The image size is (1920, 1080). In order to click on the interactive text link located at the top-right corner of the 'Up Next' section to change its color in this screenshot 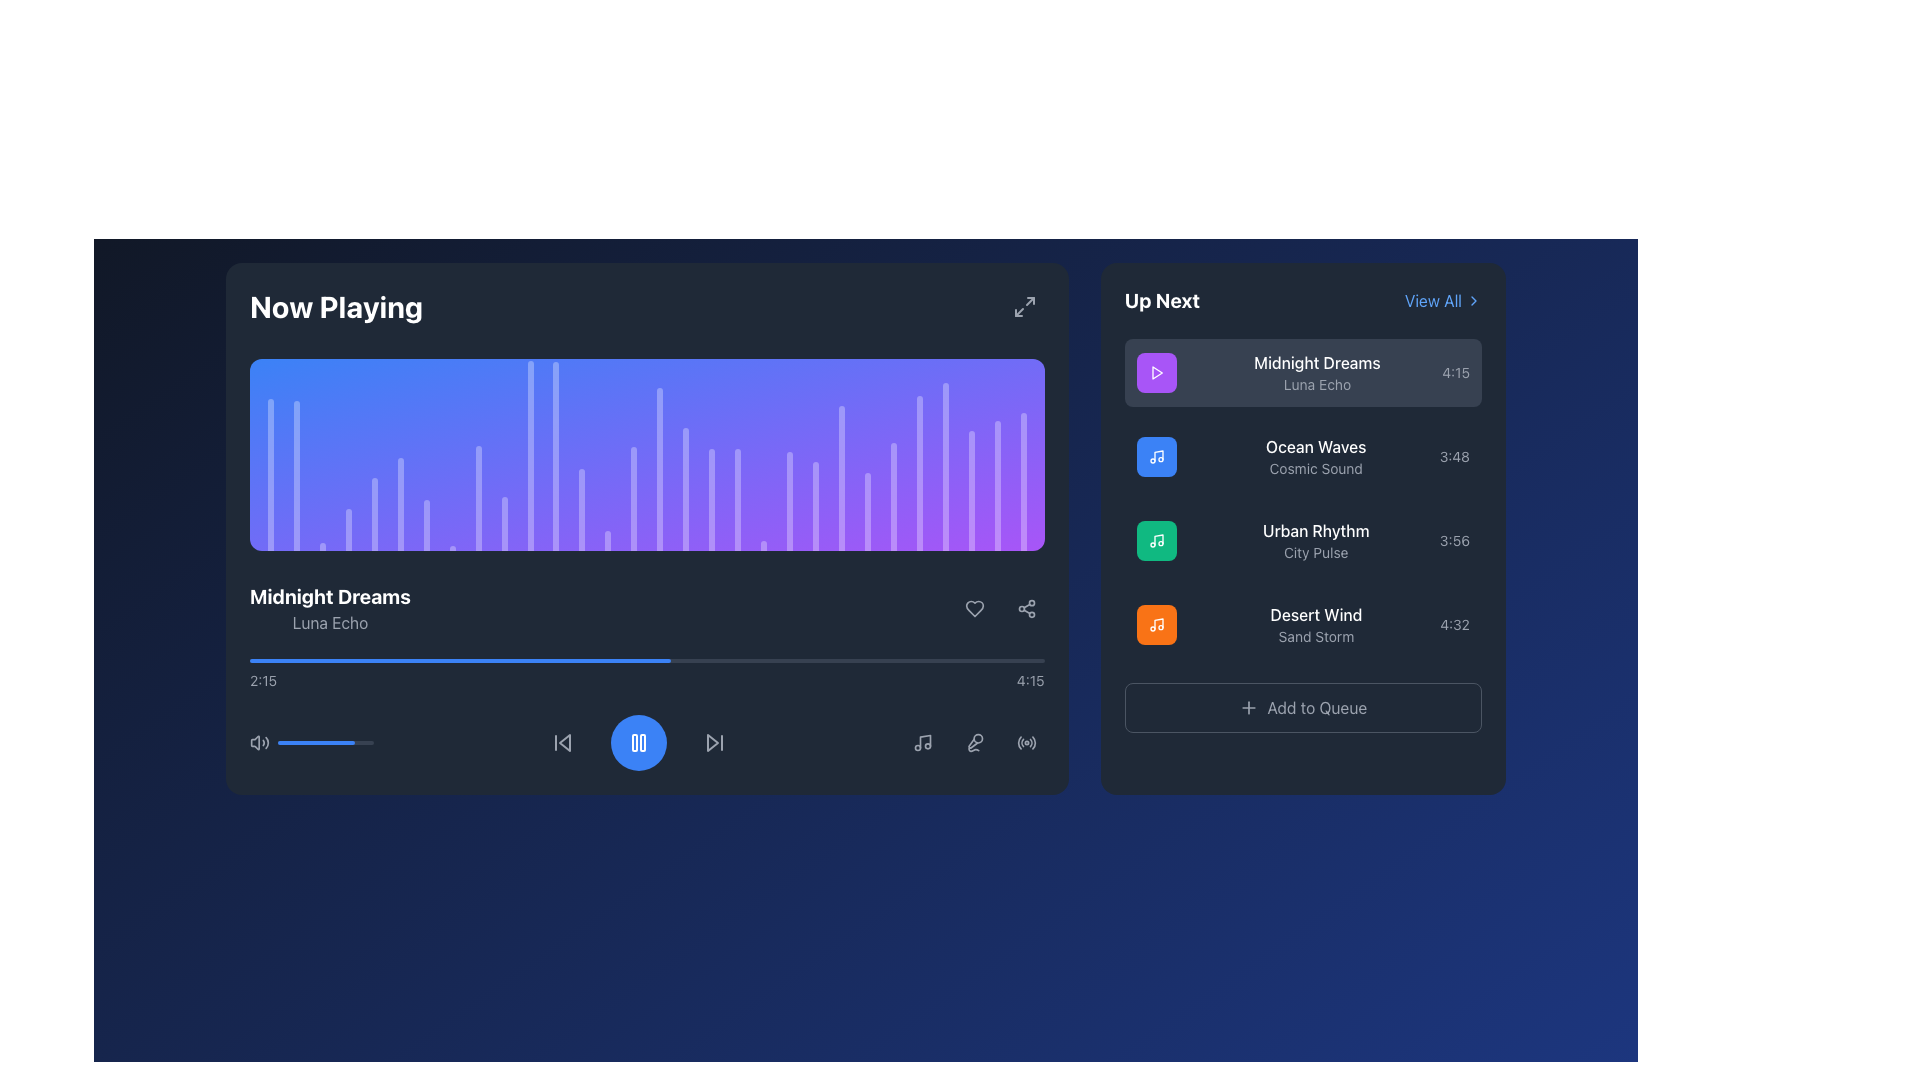, I will do `click(1443, 300)`.